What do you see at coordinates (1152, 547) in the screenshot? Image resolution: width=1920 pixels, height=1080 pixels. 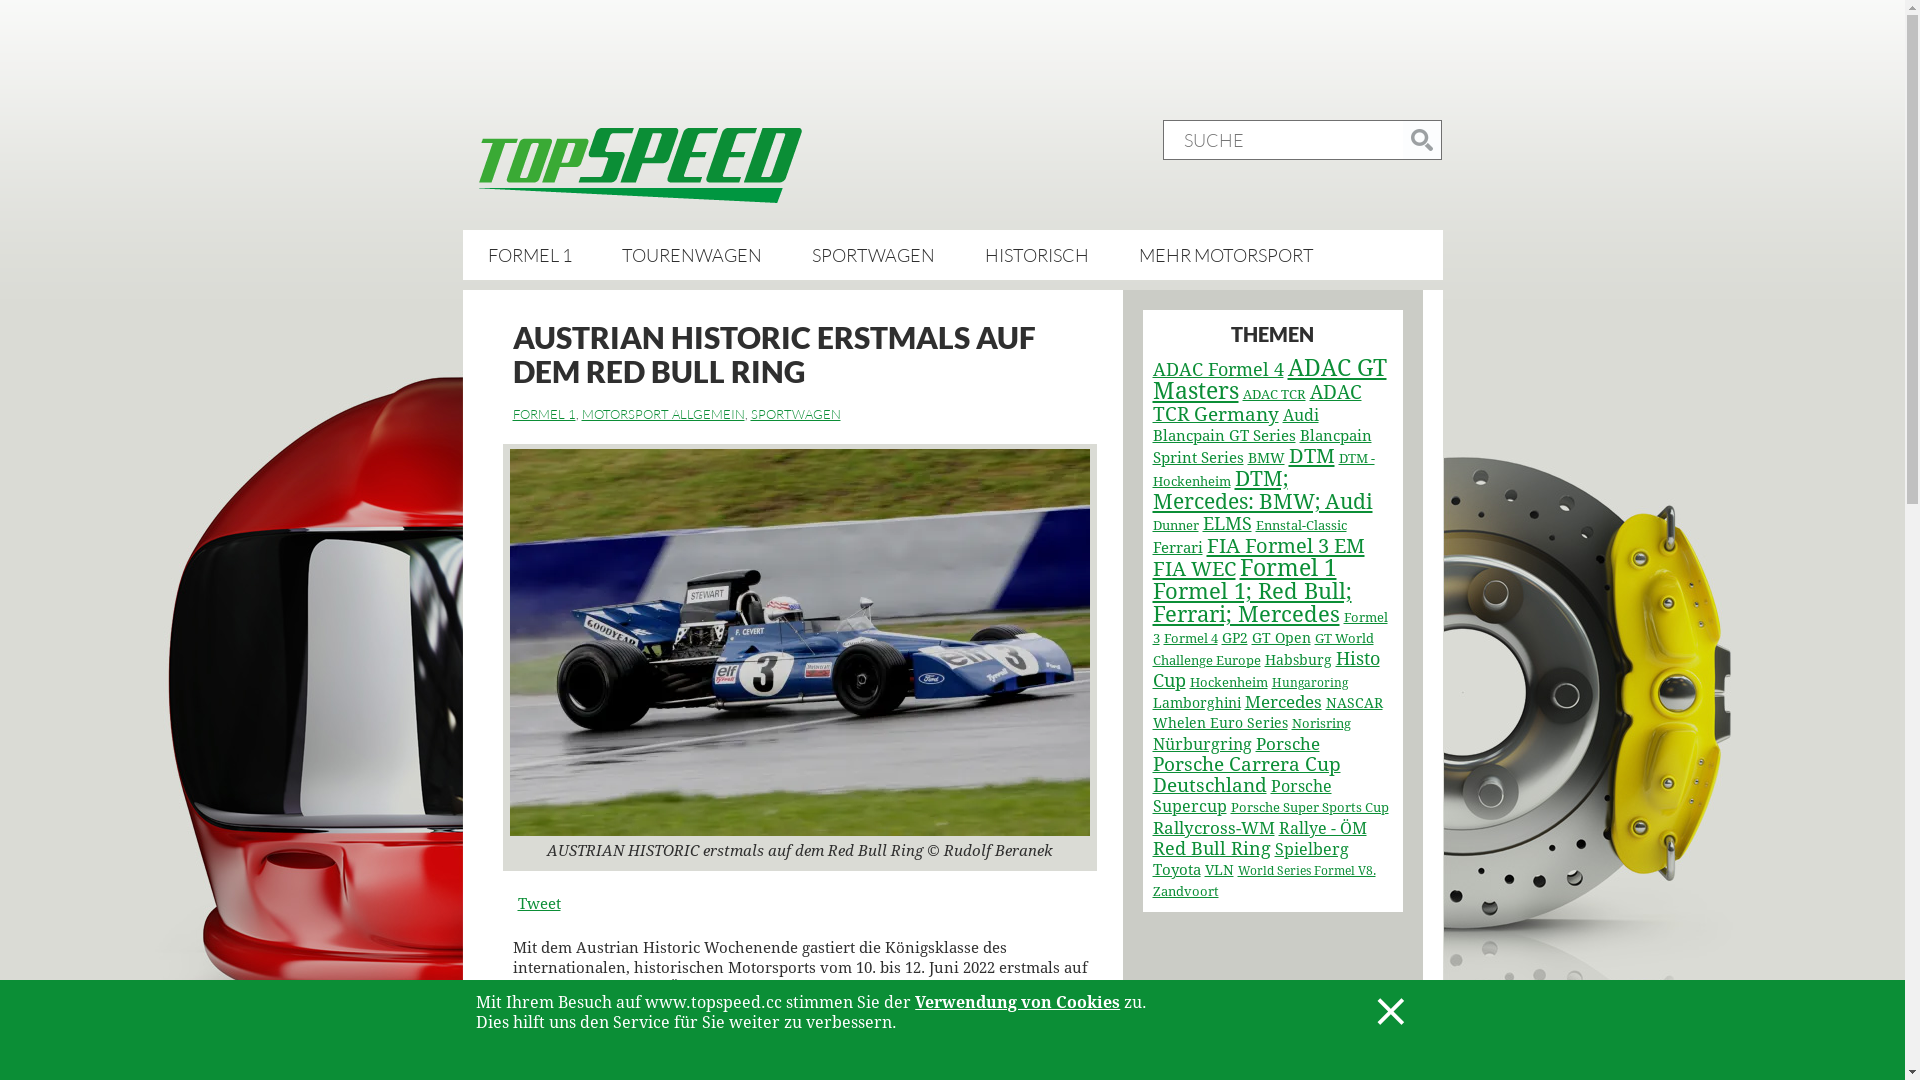 I see `'Ferrari'` at bounding box center [1152, 547].